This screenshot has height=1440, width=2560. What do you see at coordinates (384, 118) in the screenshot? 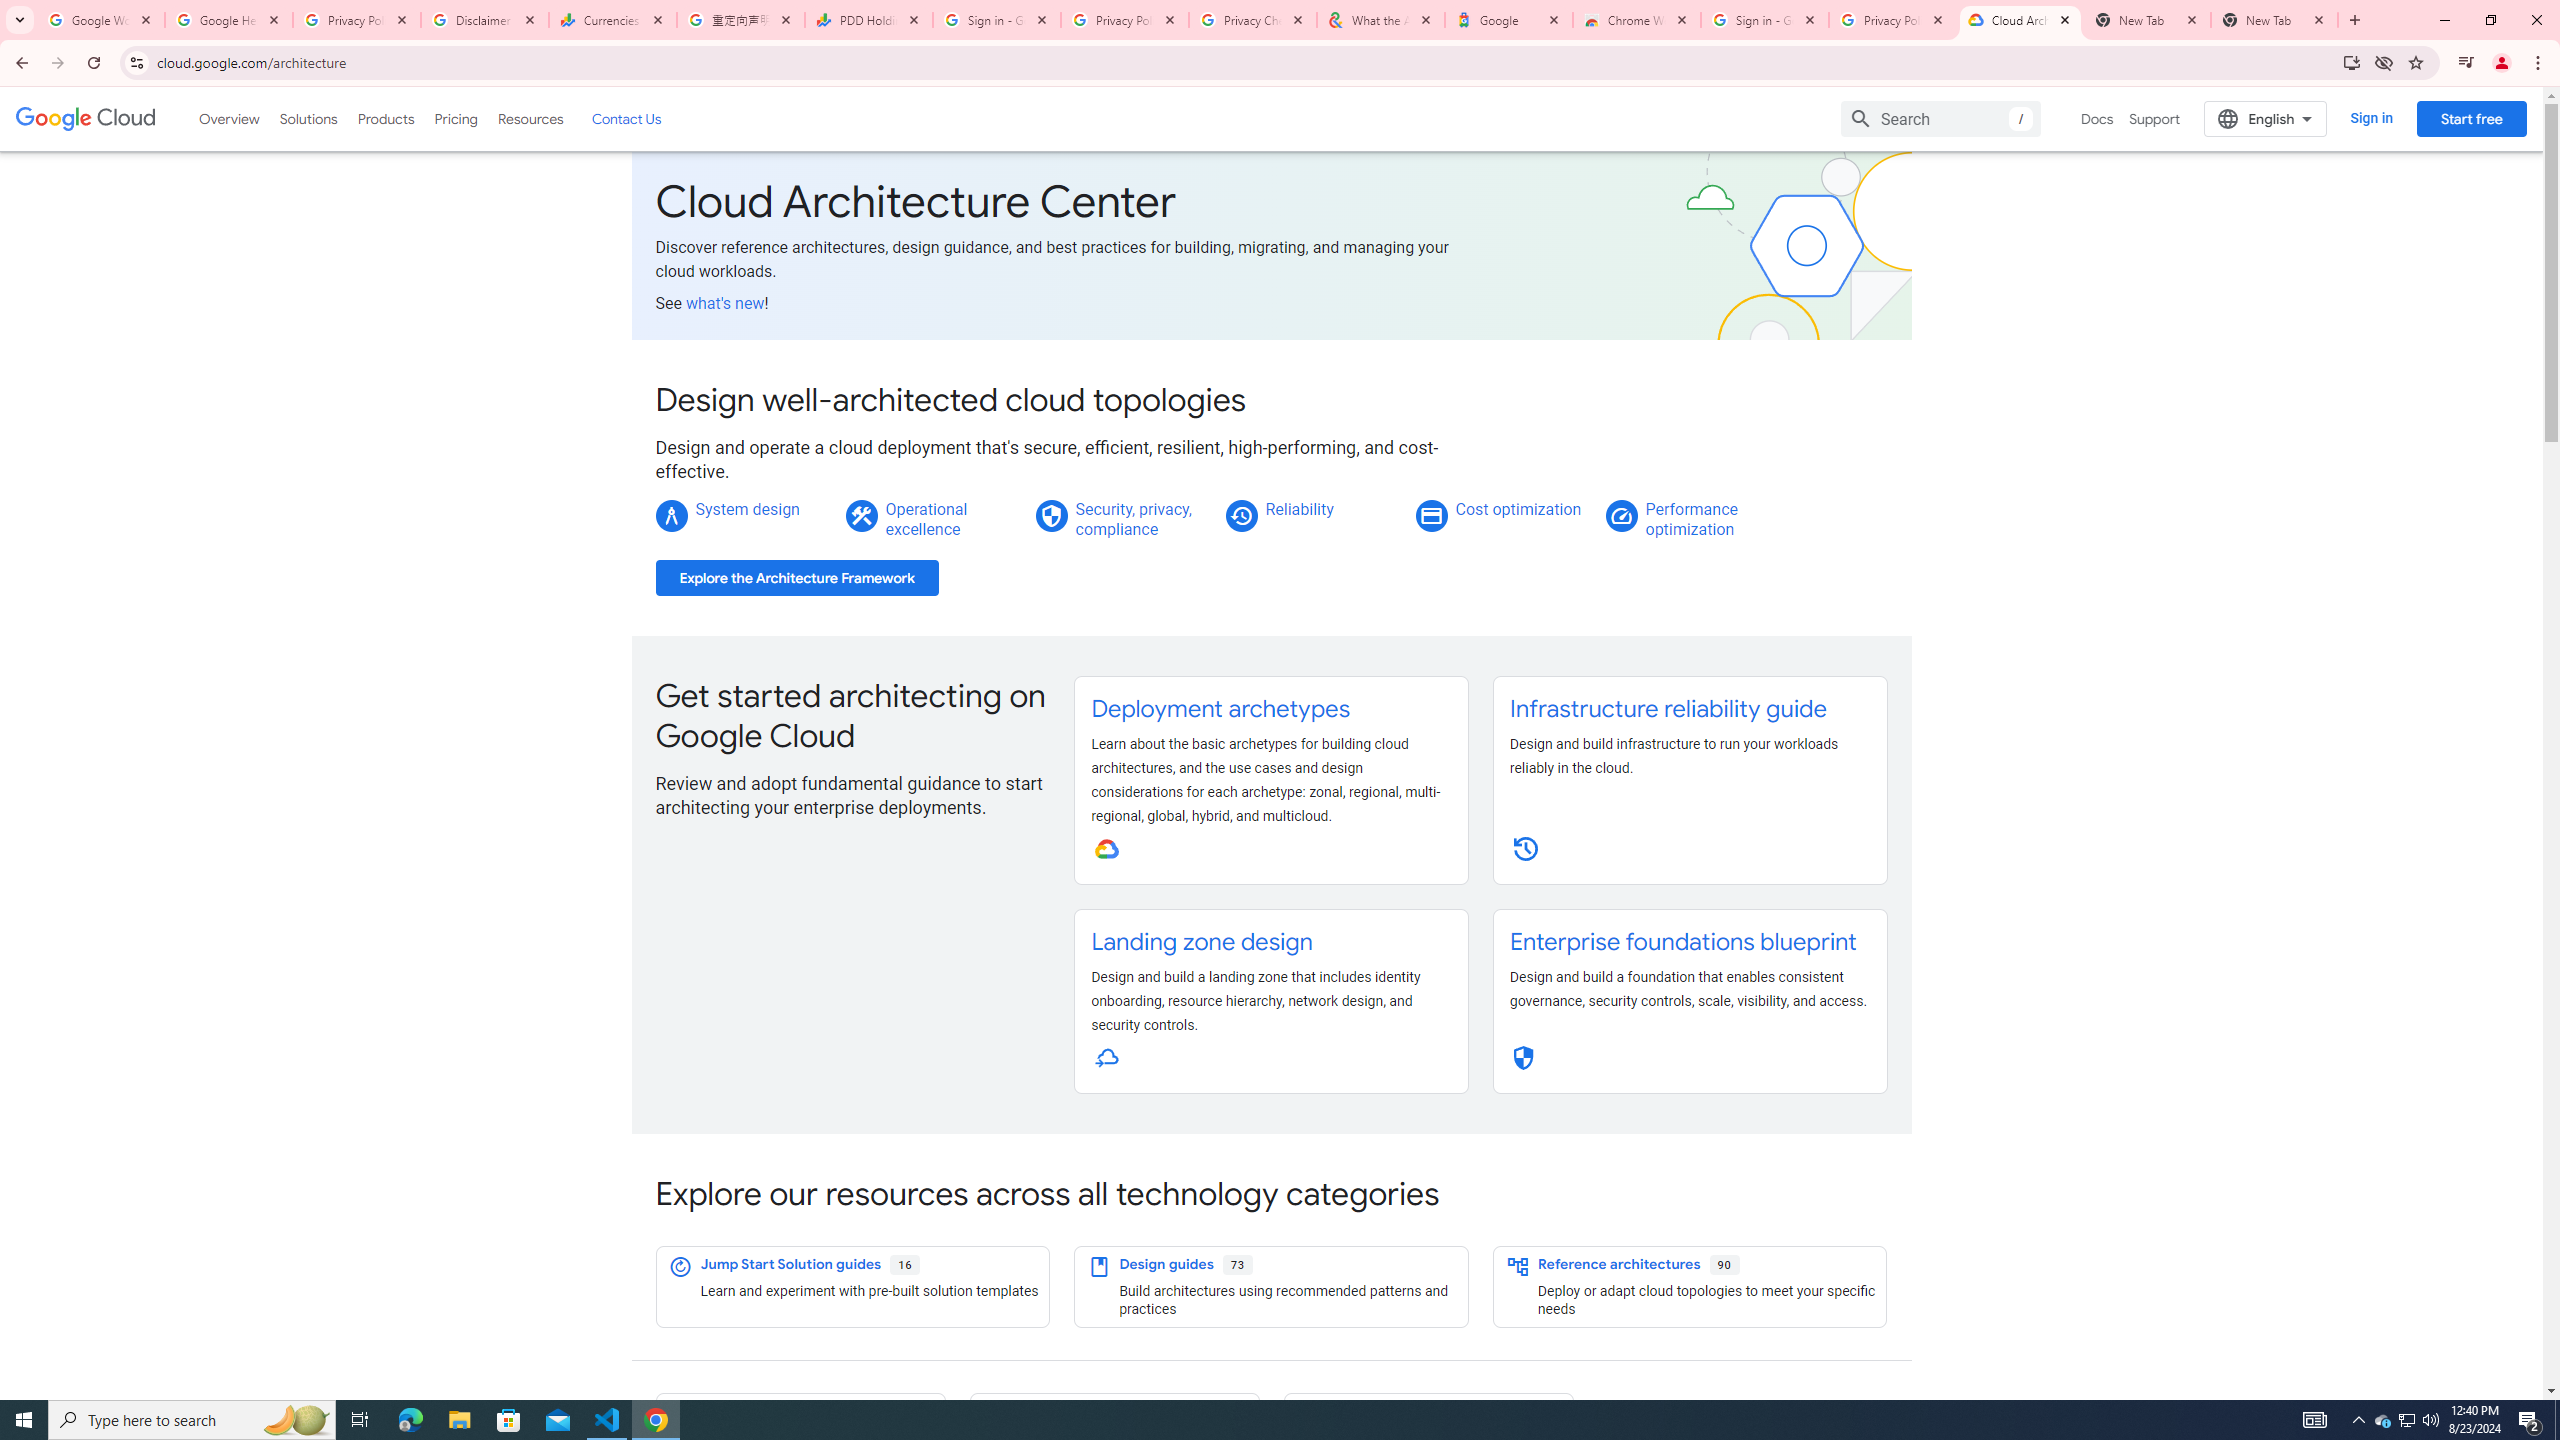
I see `'Products'` at bounding box center [384, 118].